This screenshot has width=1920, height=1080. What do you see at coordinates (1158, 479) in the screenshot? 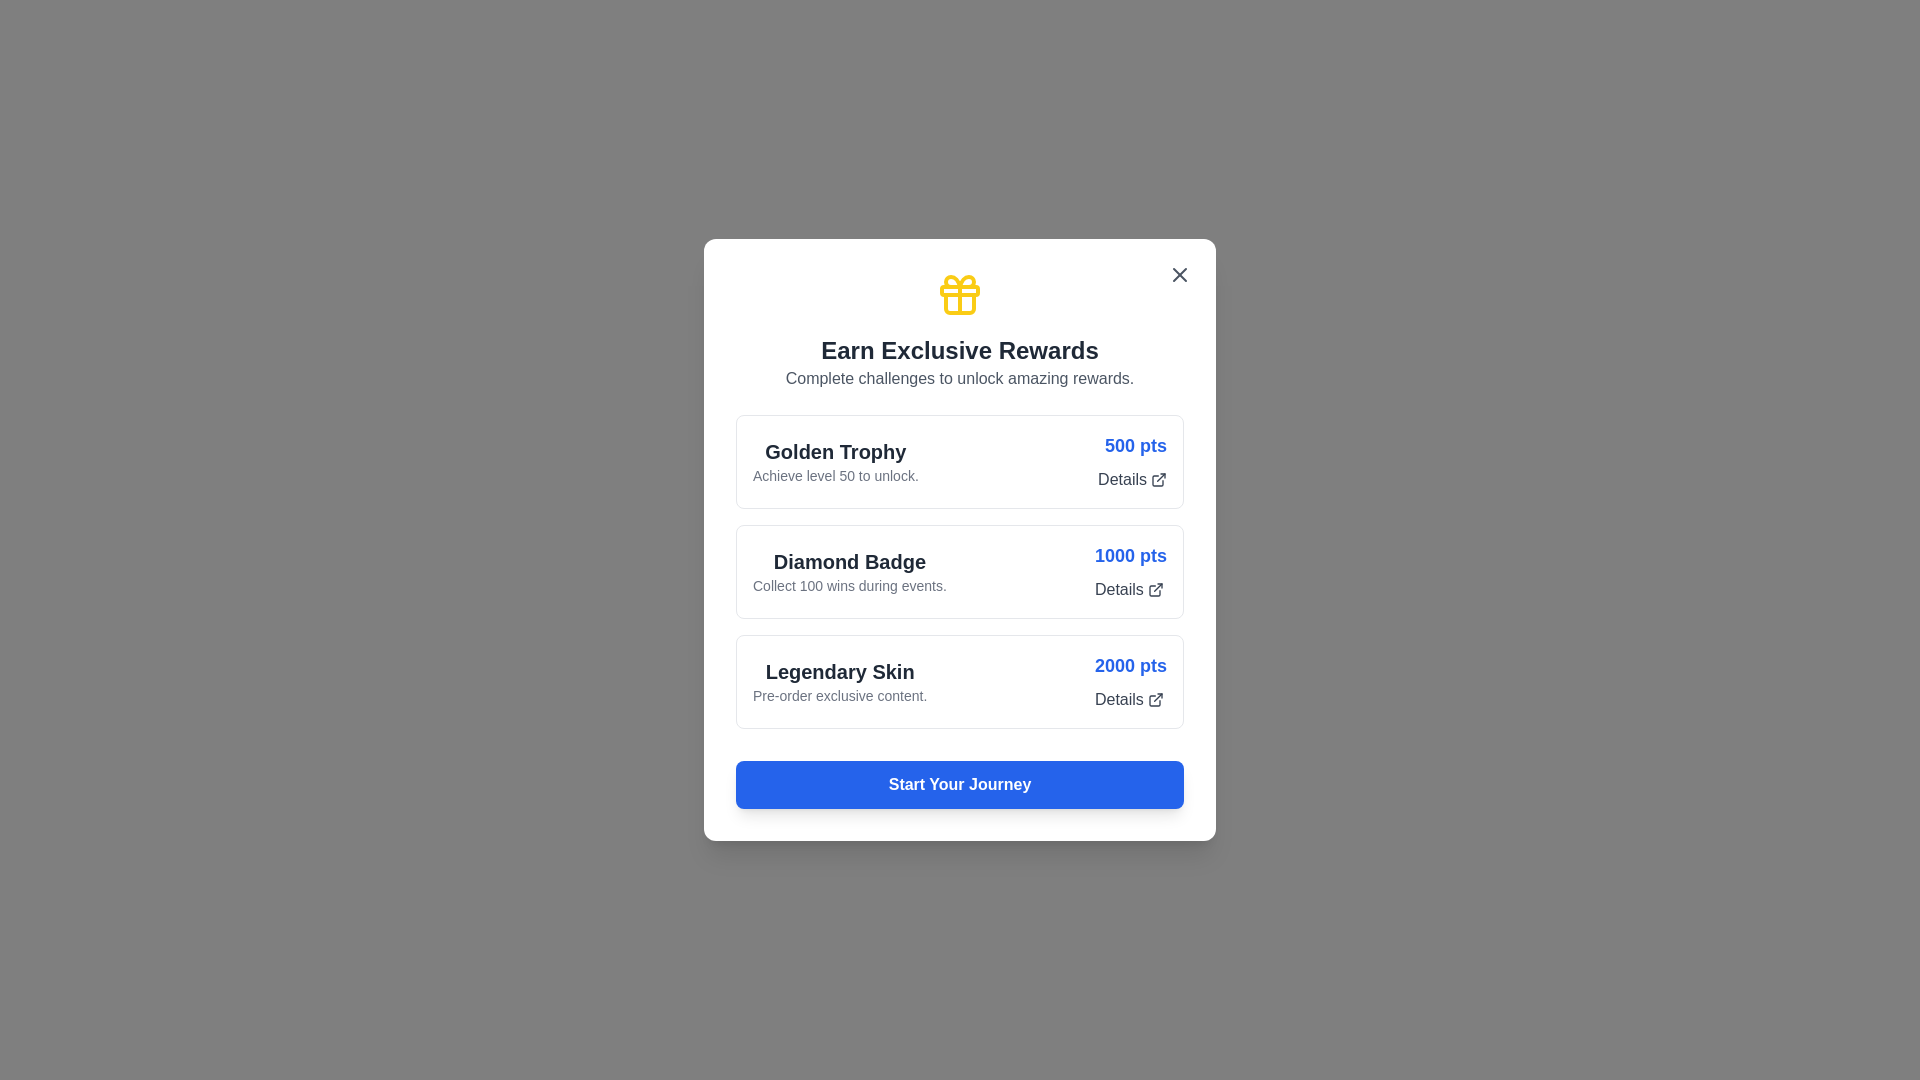
I see `the icon located to the right of the 'Details' text in the first reward item row` at bounding box center [1158, 479].